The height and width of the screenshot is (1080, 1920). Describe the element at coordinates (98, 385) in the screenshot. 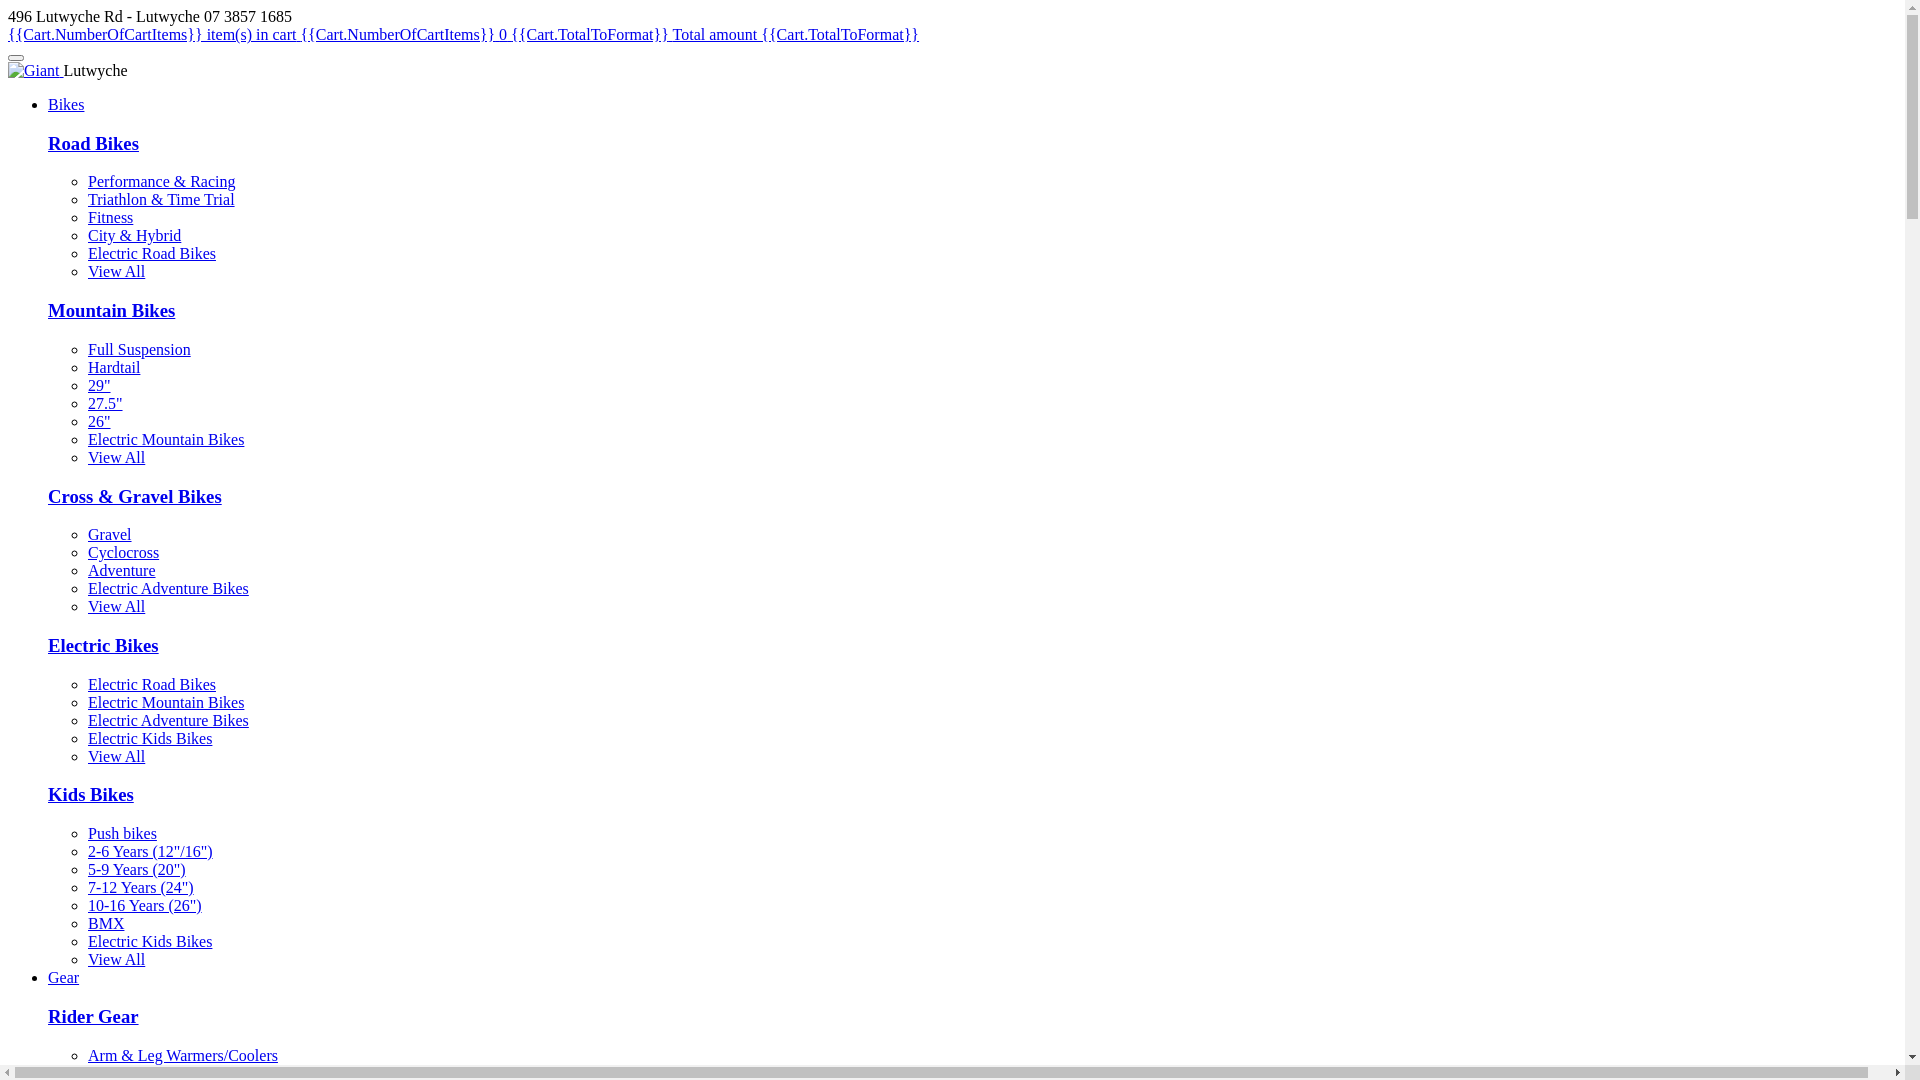

I see `'29"'` at that location.